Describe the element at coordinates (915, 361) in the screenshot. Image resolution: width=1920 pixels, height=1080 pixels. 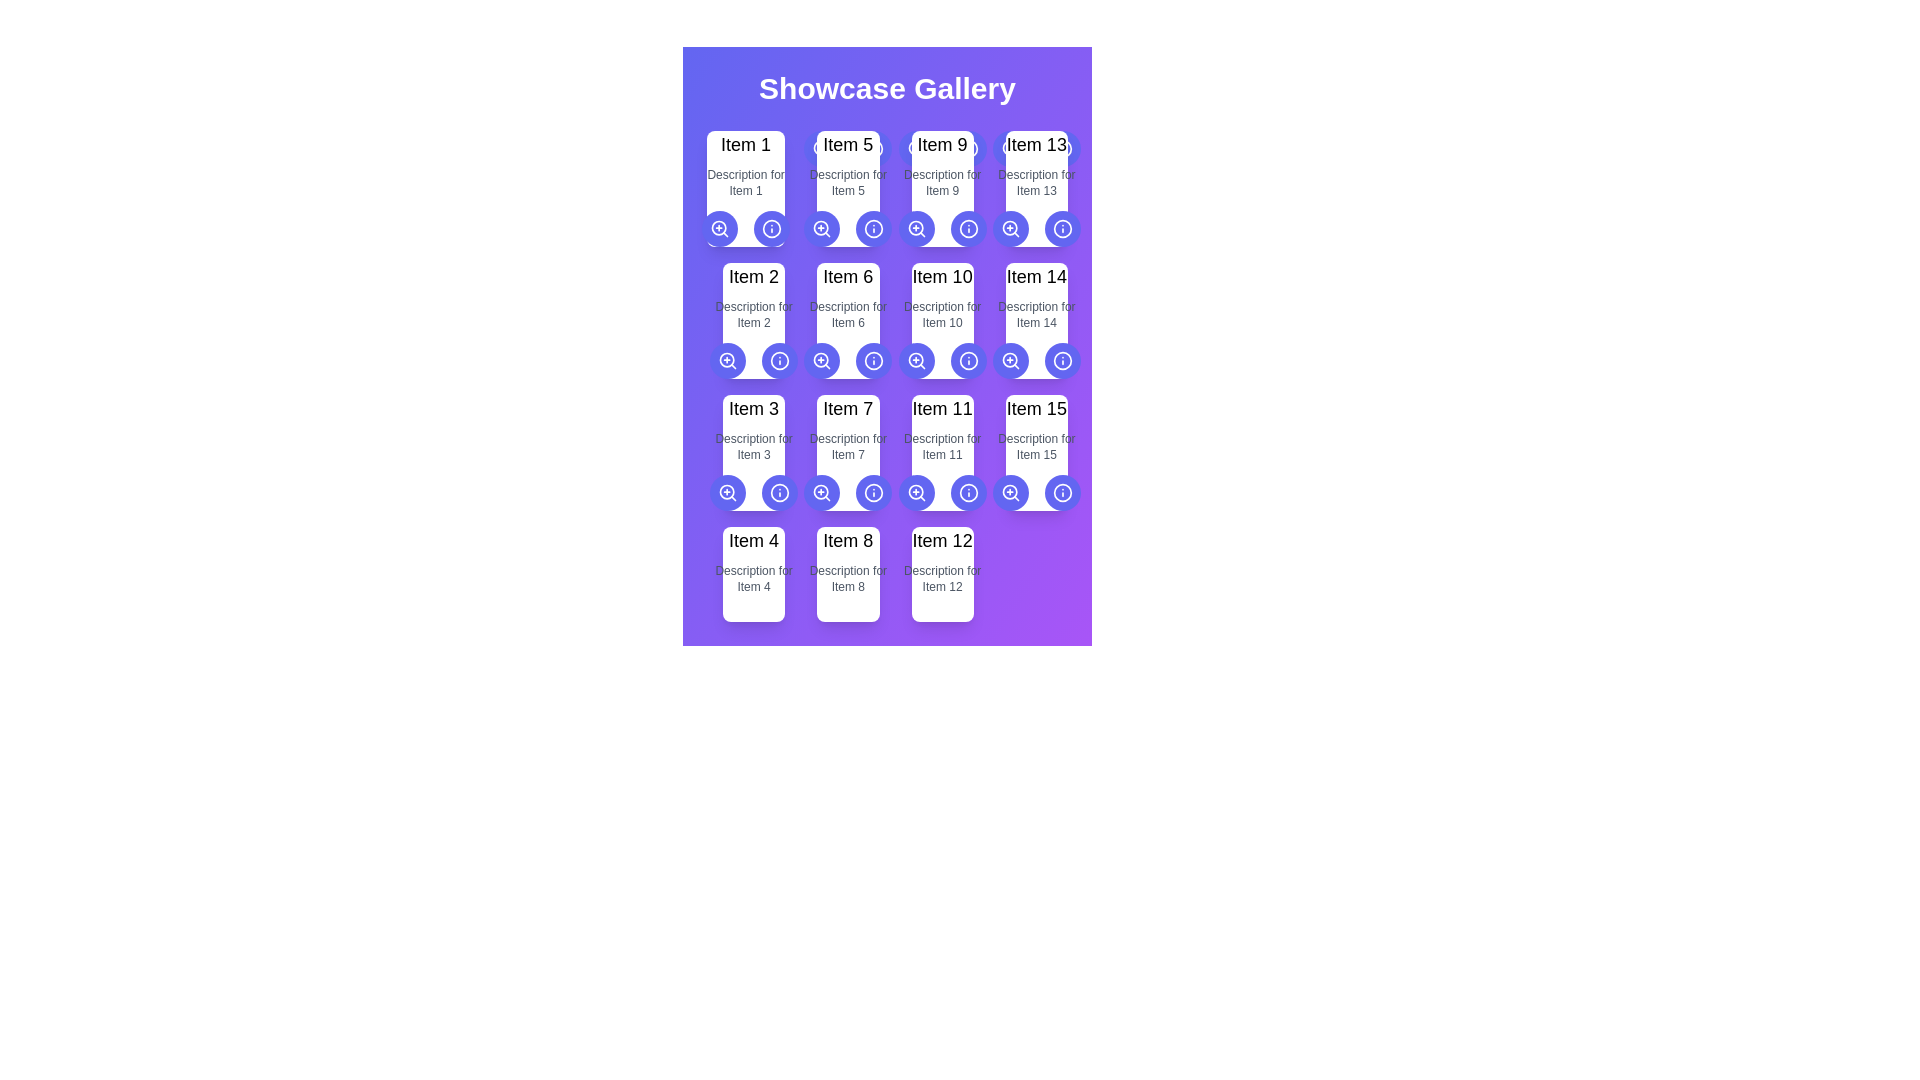
I see `the zoom in button located in the row labeled 'Item 10', positioned to the left of other buttons` at that location.